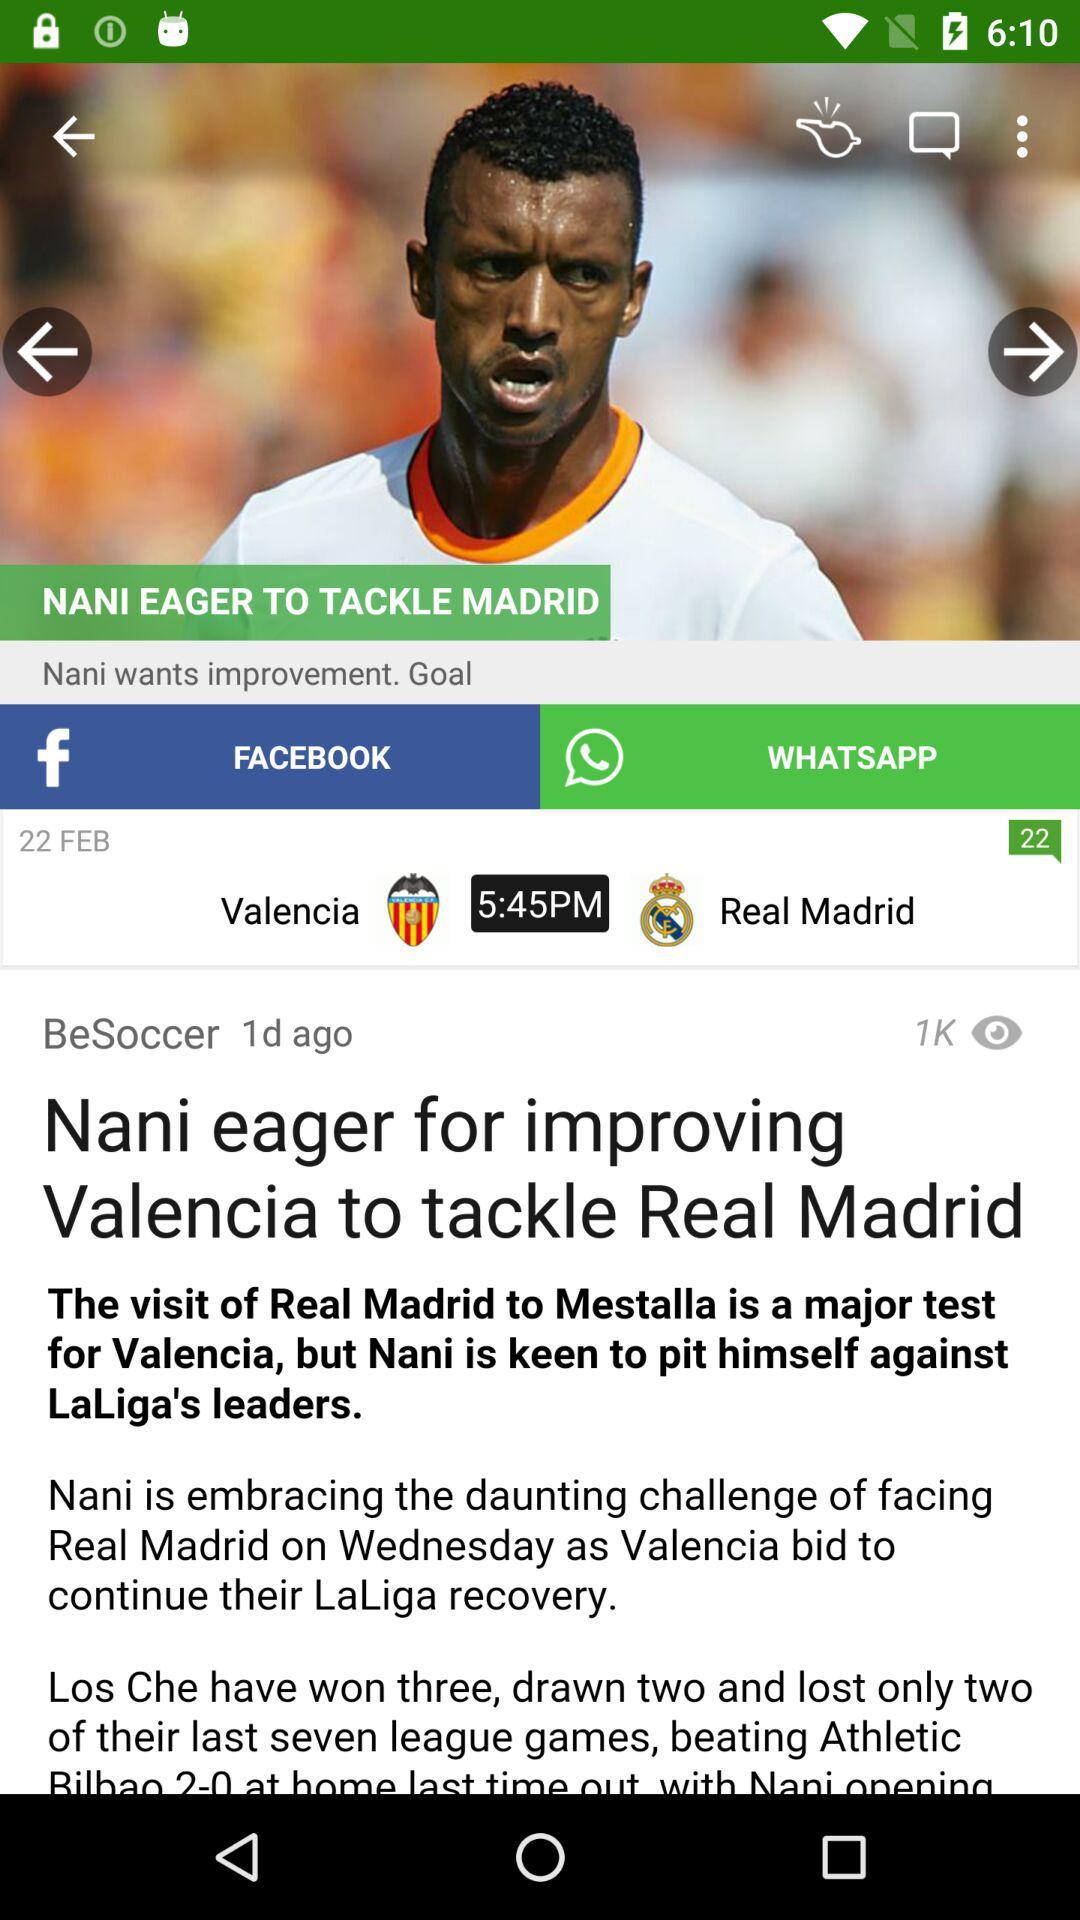  Describe the element at coordinates (1032, 351) in the screenshot. I see `next page` at that location.